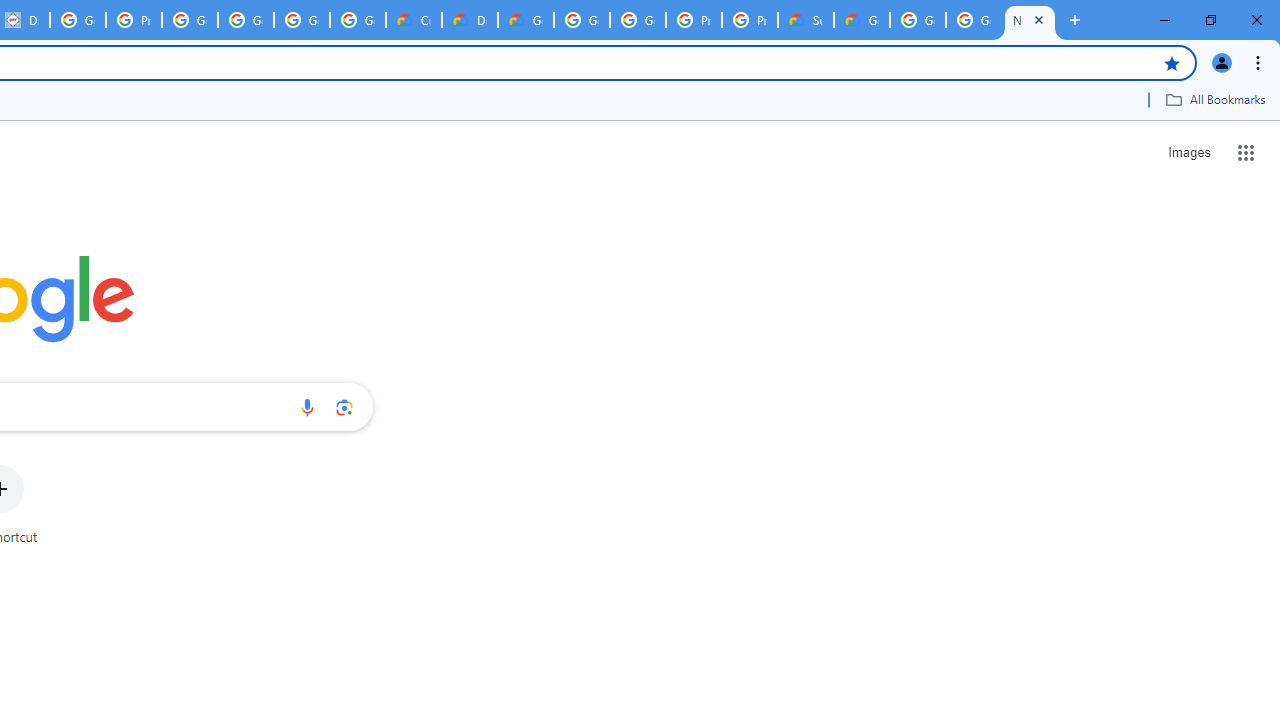 Image resolution: width=1280 pixels, height=720 pixels. What do you see at coordinates (806, 20) in the screenshot?
I see `'Support Hub | Google Cloud'` at bounding box center [806, 20].